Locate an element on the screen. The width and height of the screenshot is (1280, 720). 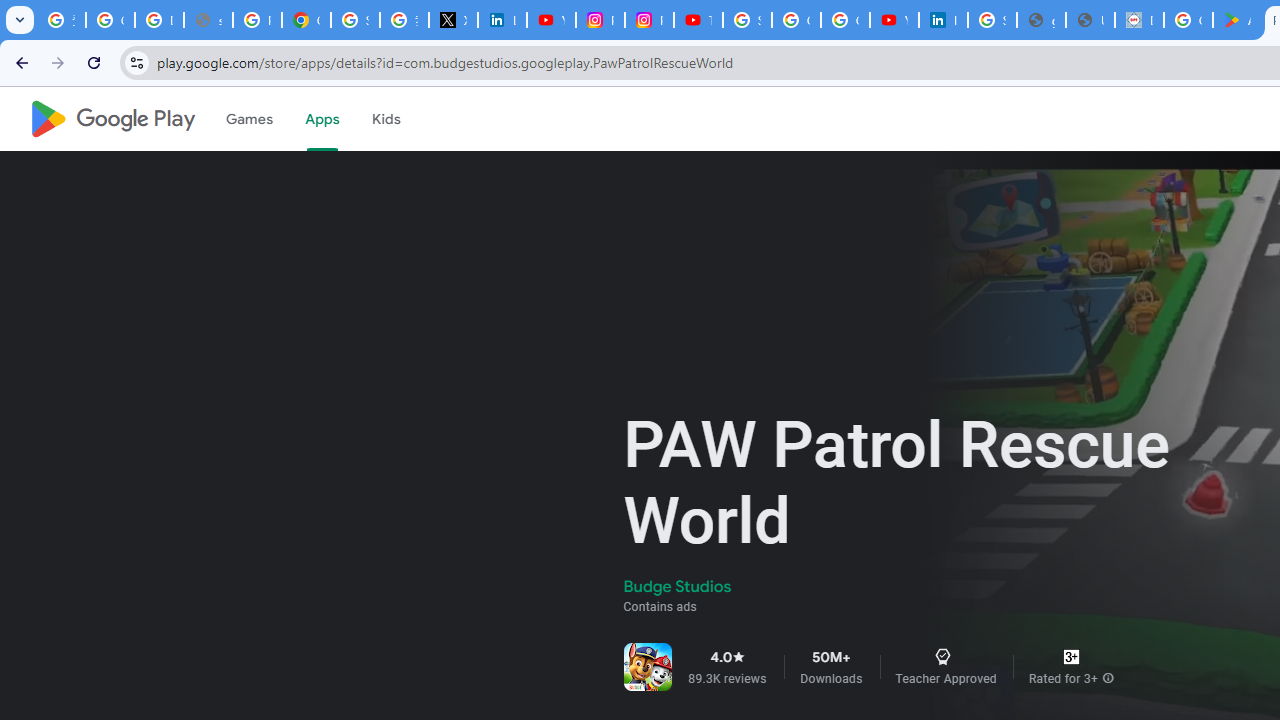
'Games' is located at coordinates (247, 119).